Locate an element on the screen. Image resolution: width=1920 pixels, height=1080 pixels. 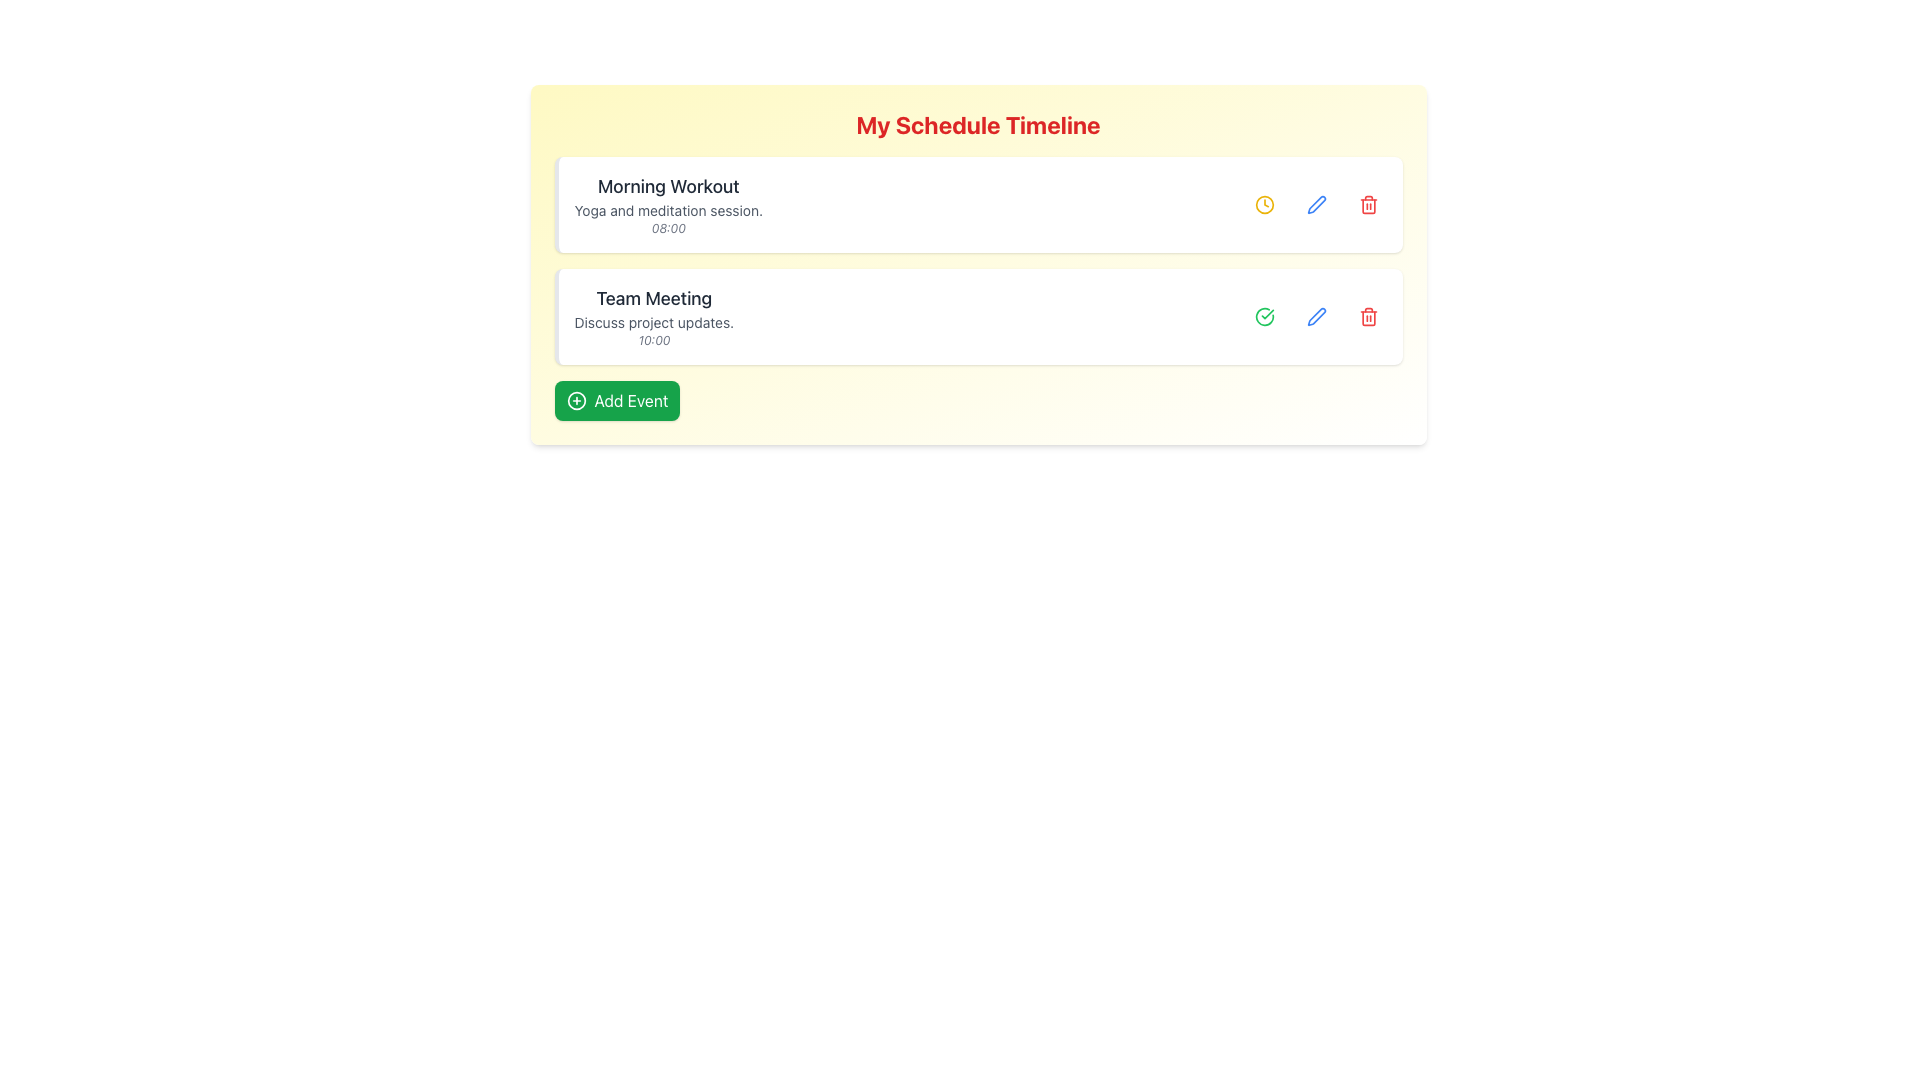
the 'Team Meeting' text label, which is prominently displayed in a bold, larger gray font within the second schedule block, located above the details of 'Discuss project updates.' is located at coordinates (654, 299).